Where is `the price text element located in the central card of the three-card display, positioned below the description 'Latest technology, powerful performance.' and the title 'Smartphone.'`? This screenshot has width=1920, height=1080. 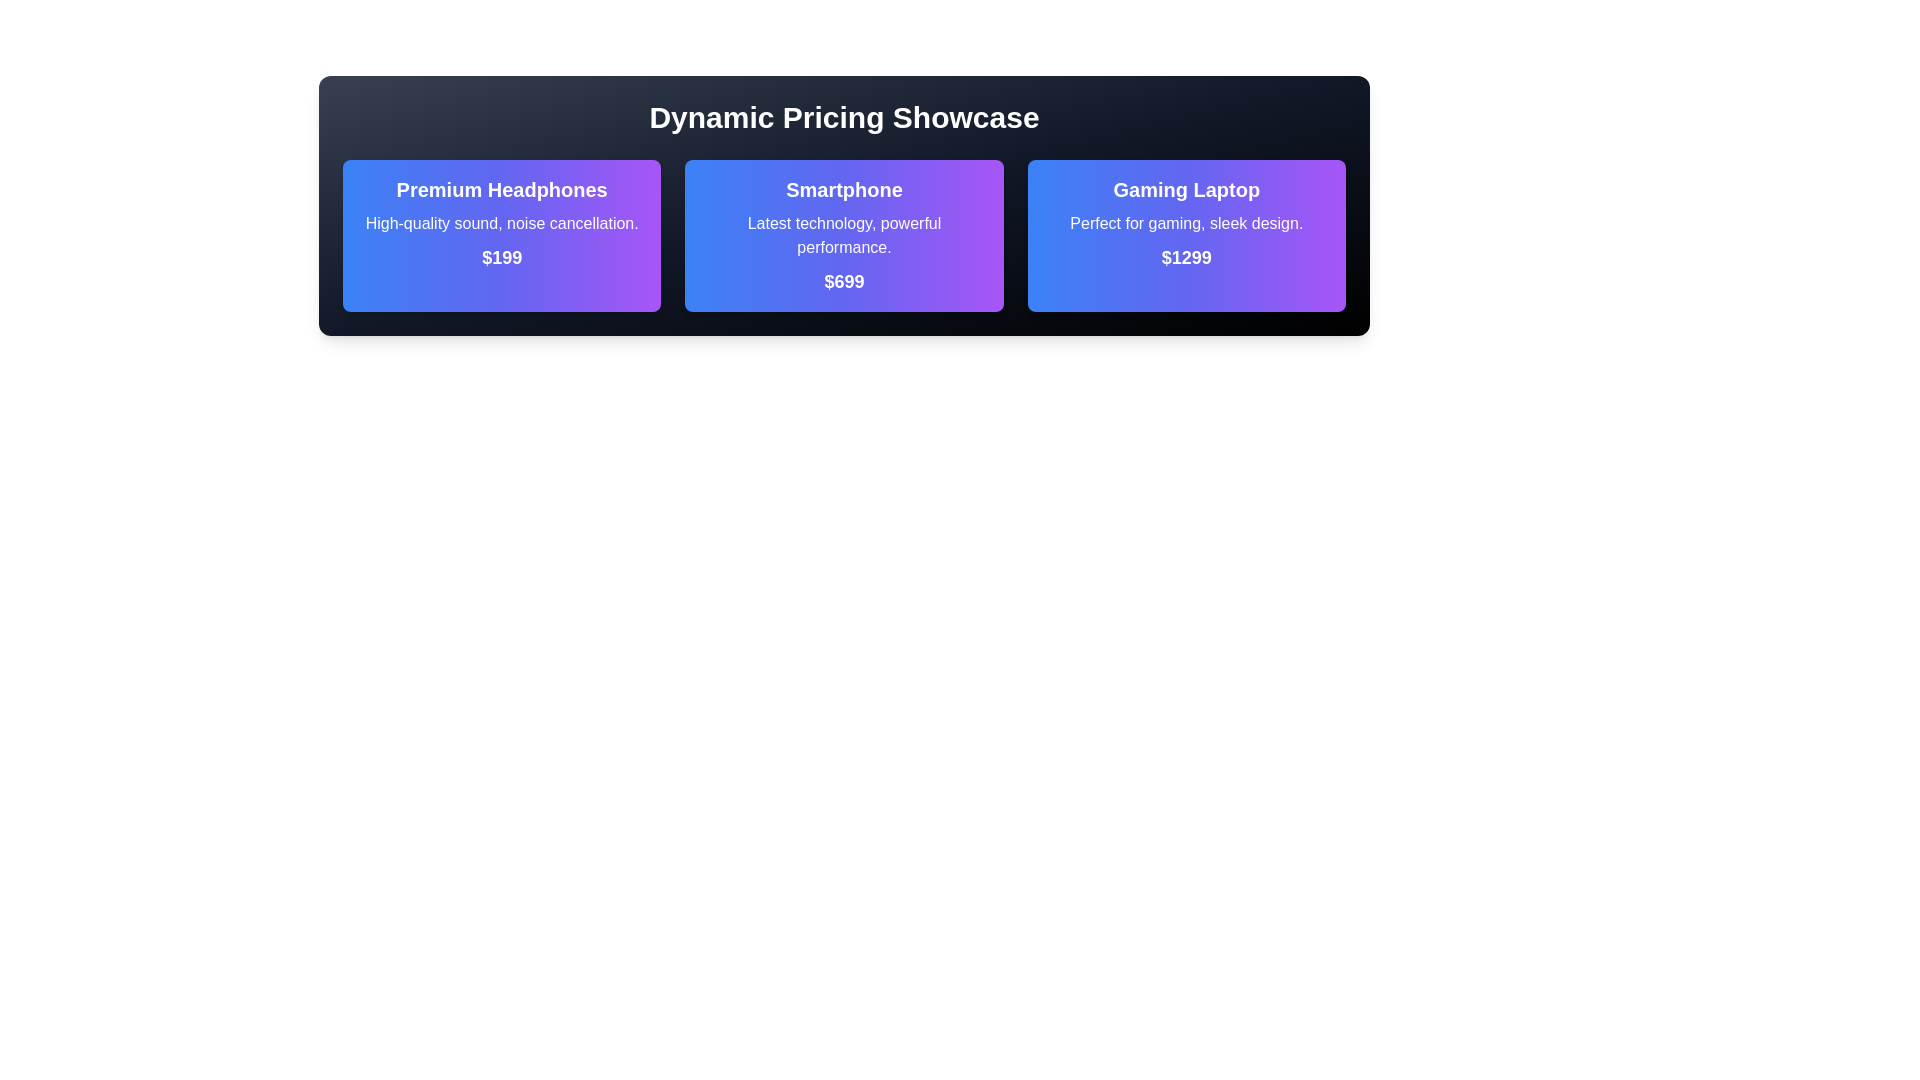 the price text element located in the central card of the three-card display, positioned below the description 'Latest technology, powerful performance.' and the title 'Smartphone.' is located at coordinates (844, 281).